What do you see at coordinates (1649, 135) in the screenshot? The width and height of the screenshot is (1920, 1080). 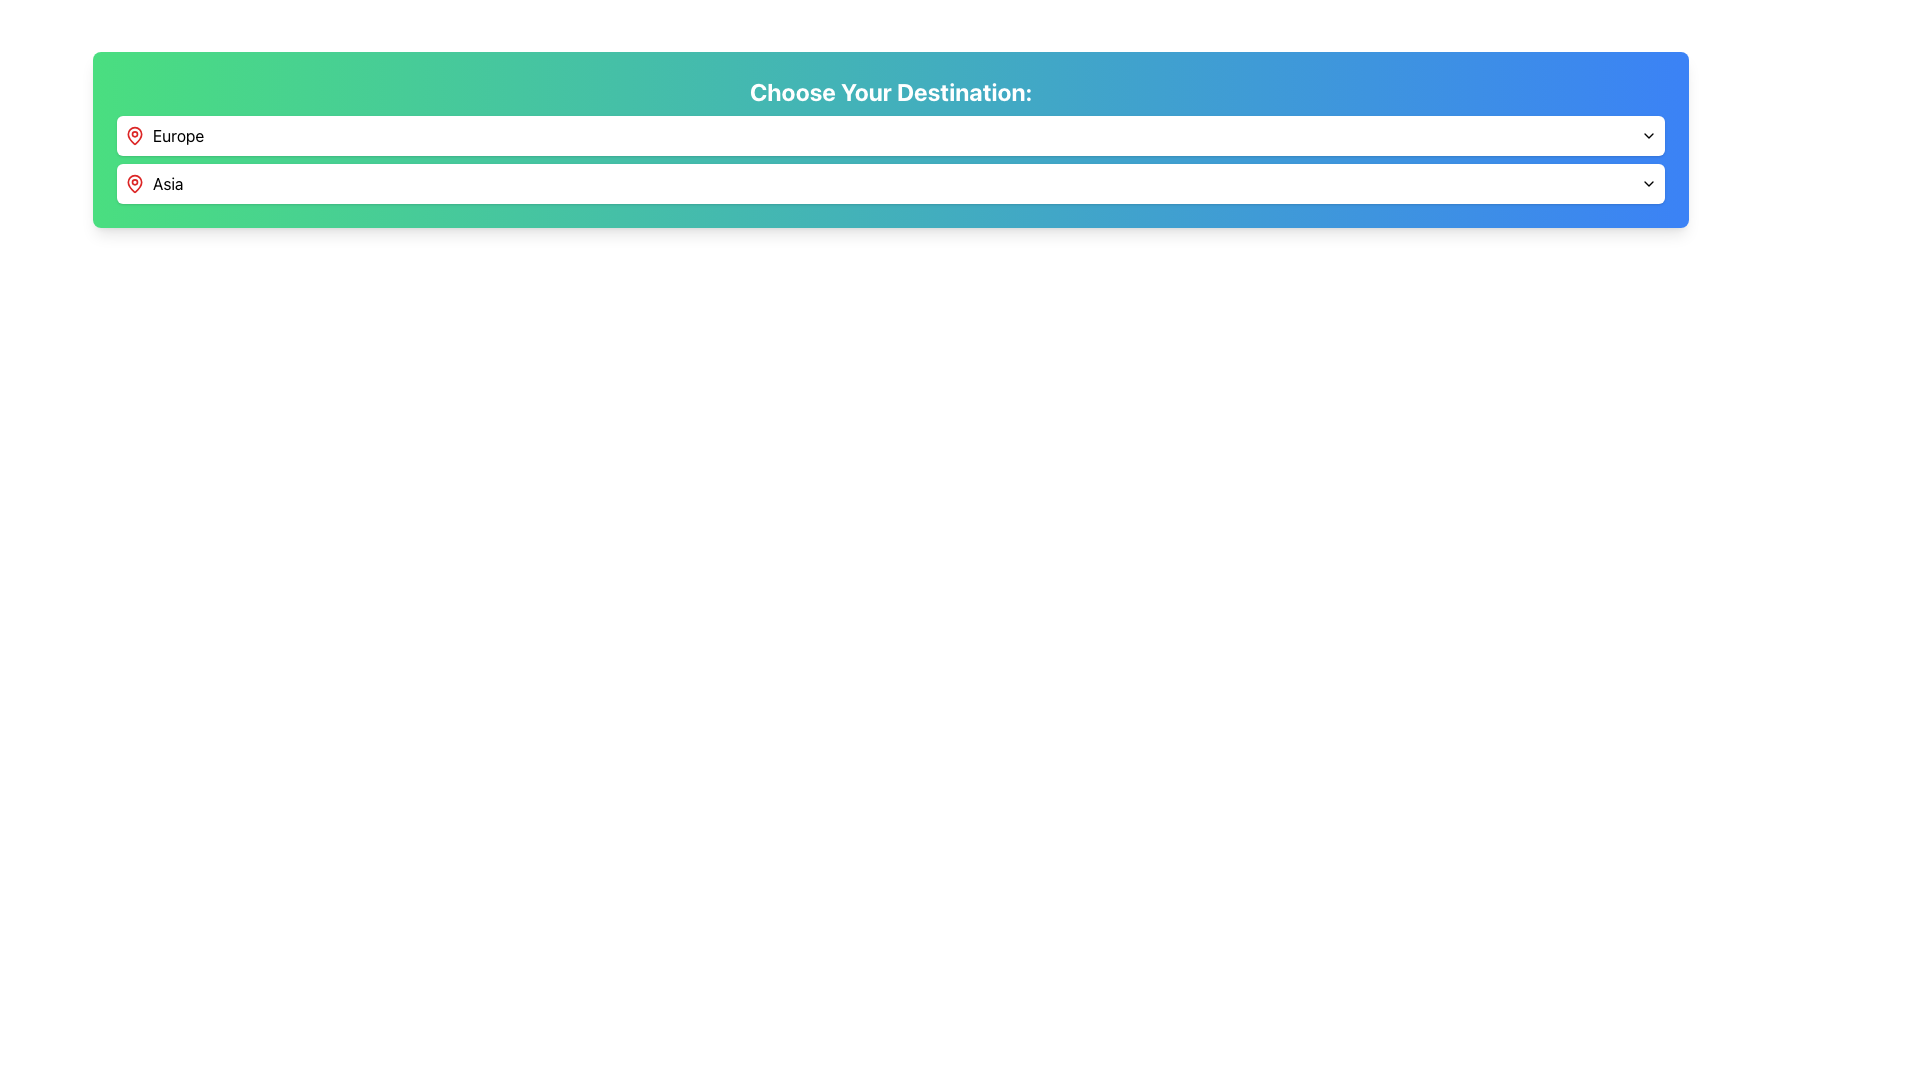 I see `the downward-pointing chevron icon on the right side of the 'Europe' dropdown to drop down options` at bounding box center [1649, 135].